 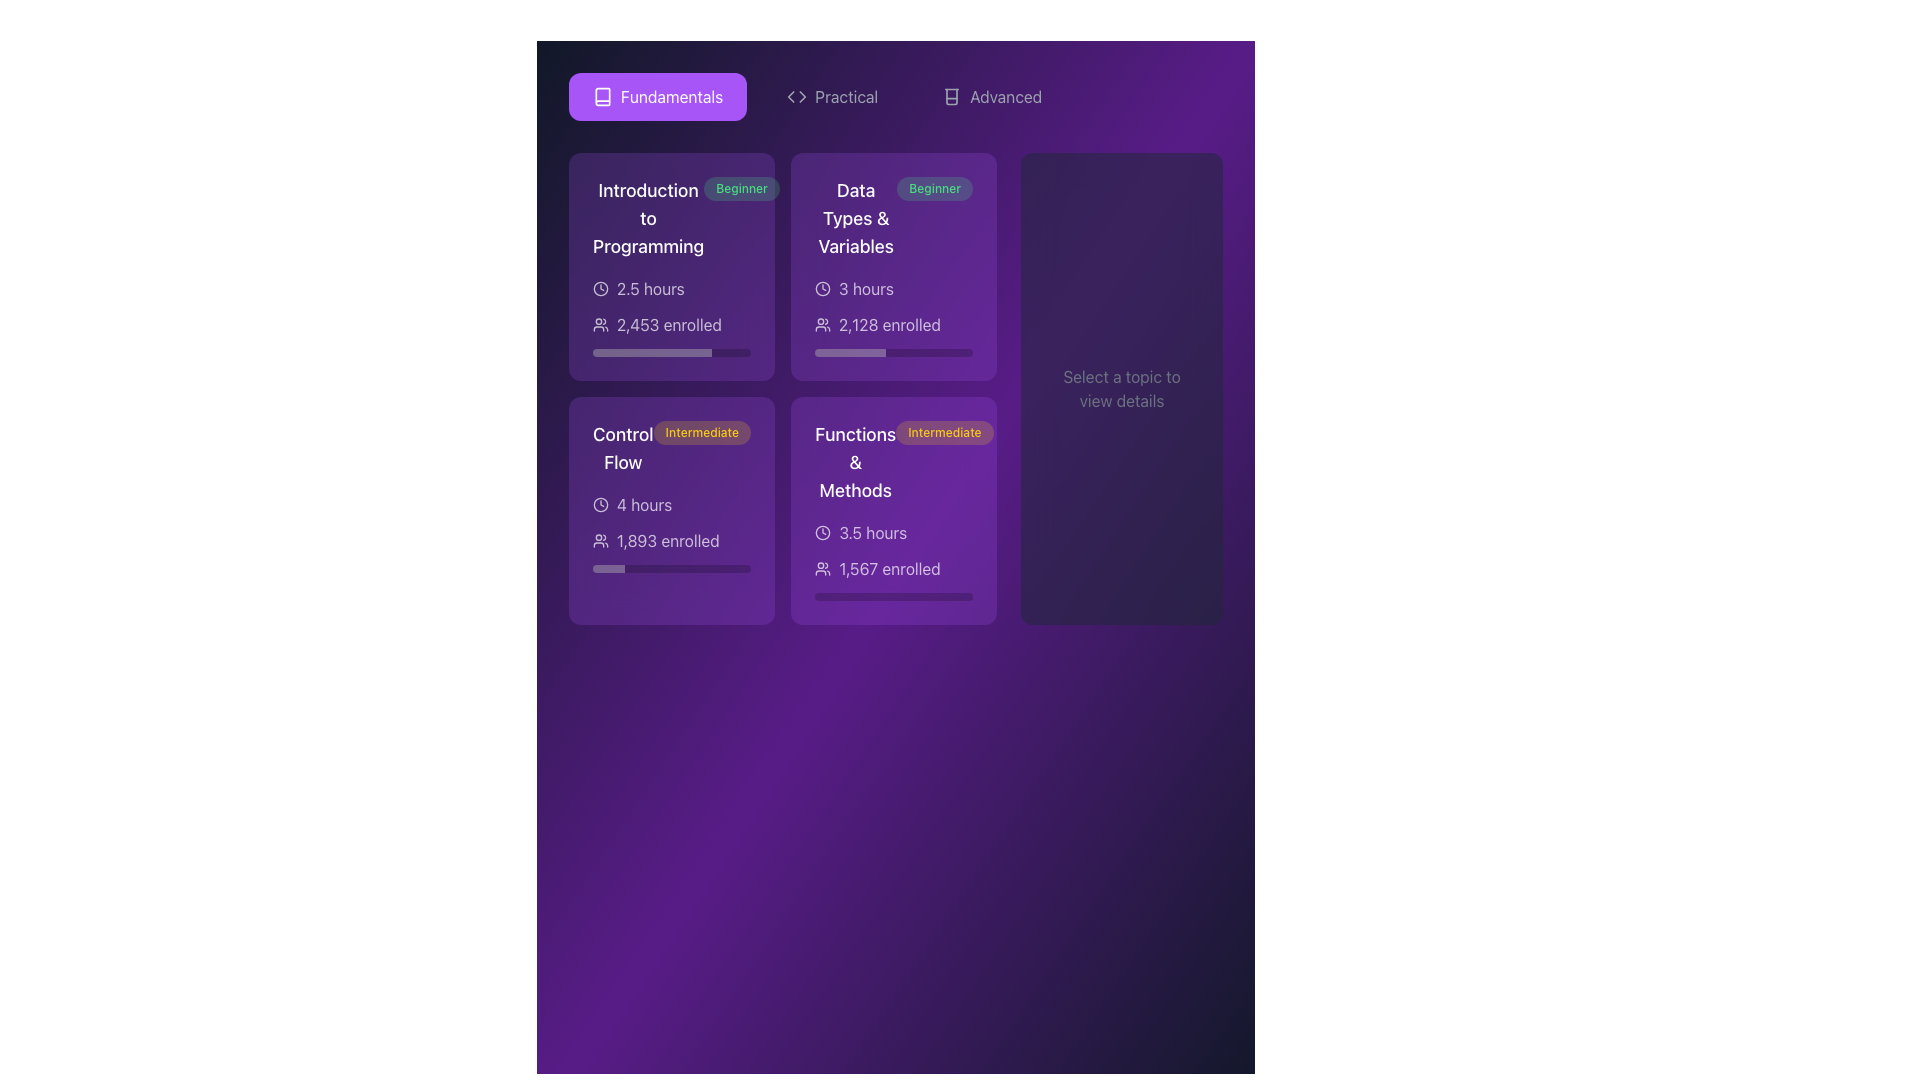 I want to click on the 'Advanced' label located at the top-right area of the interface, so click(x=1006, y=96).